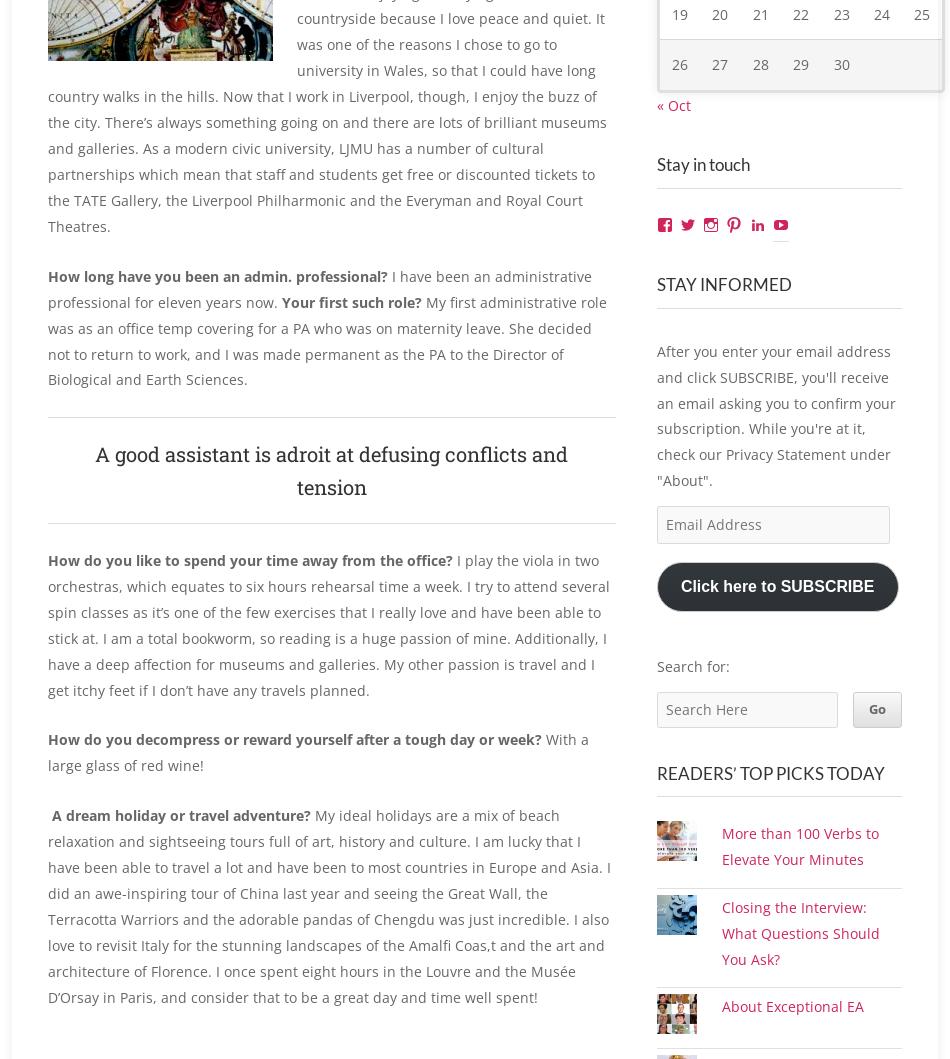 The width and height of the screenshot is (950, 1059). I want to click on '22', so click(800, 36).